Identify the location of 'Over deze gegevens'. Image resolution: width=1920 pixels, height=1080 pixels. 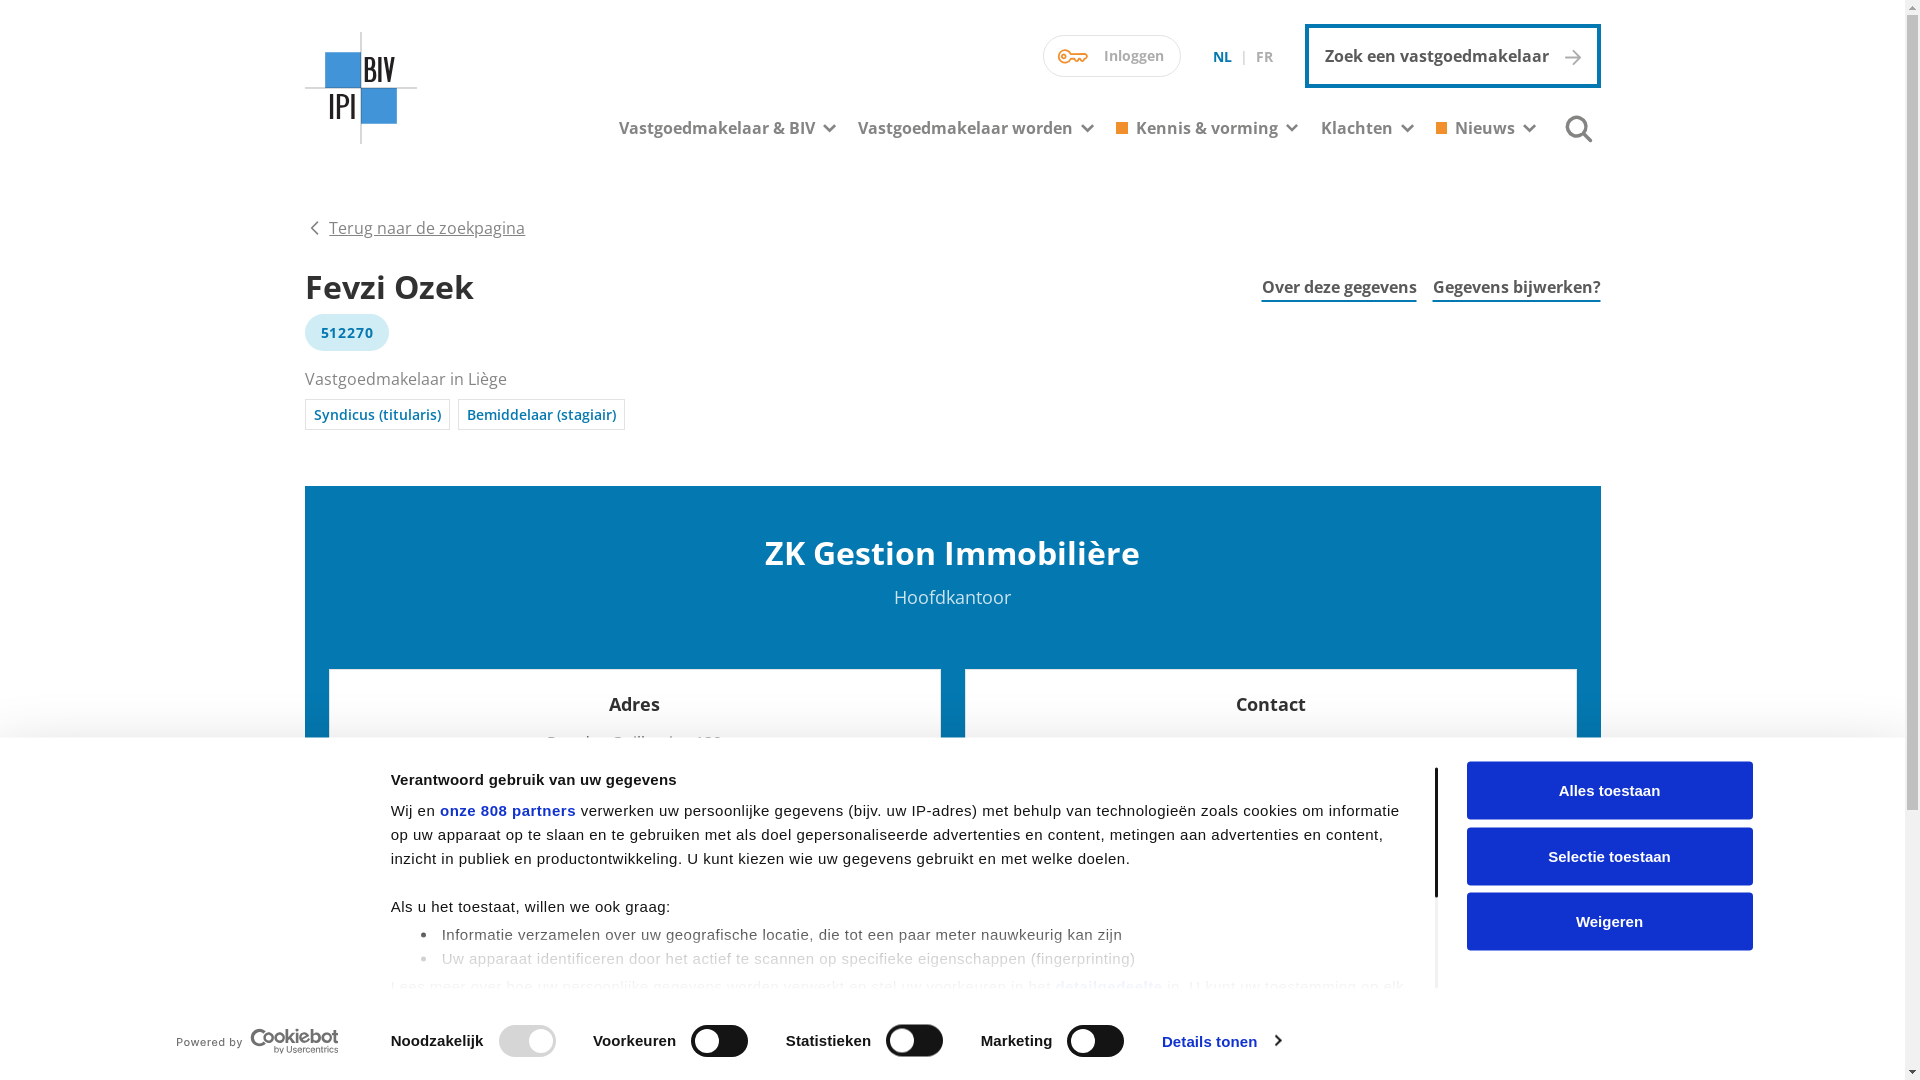
(1339, 287).